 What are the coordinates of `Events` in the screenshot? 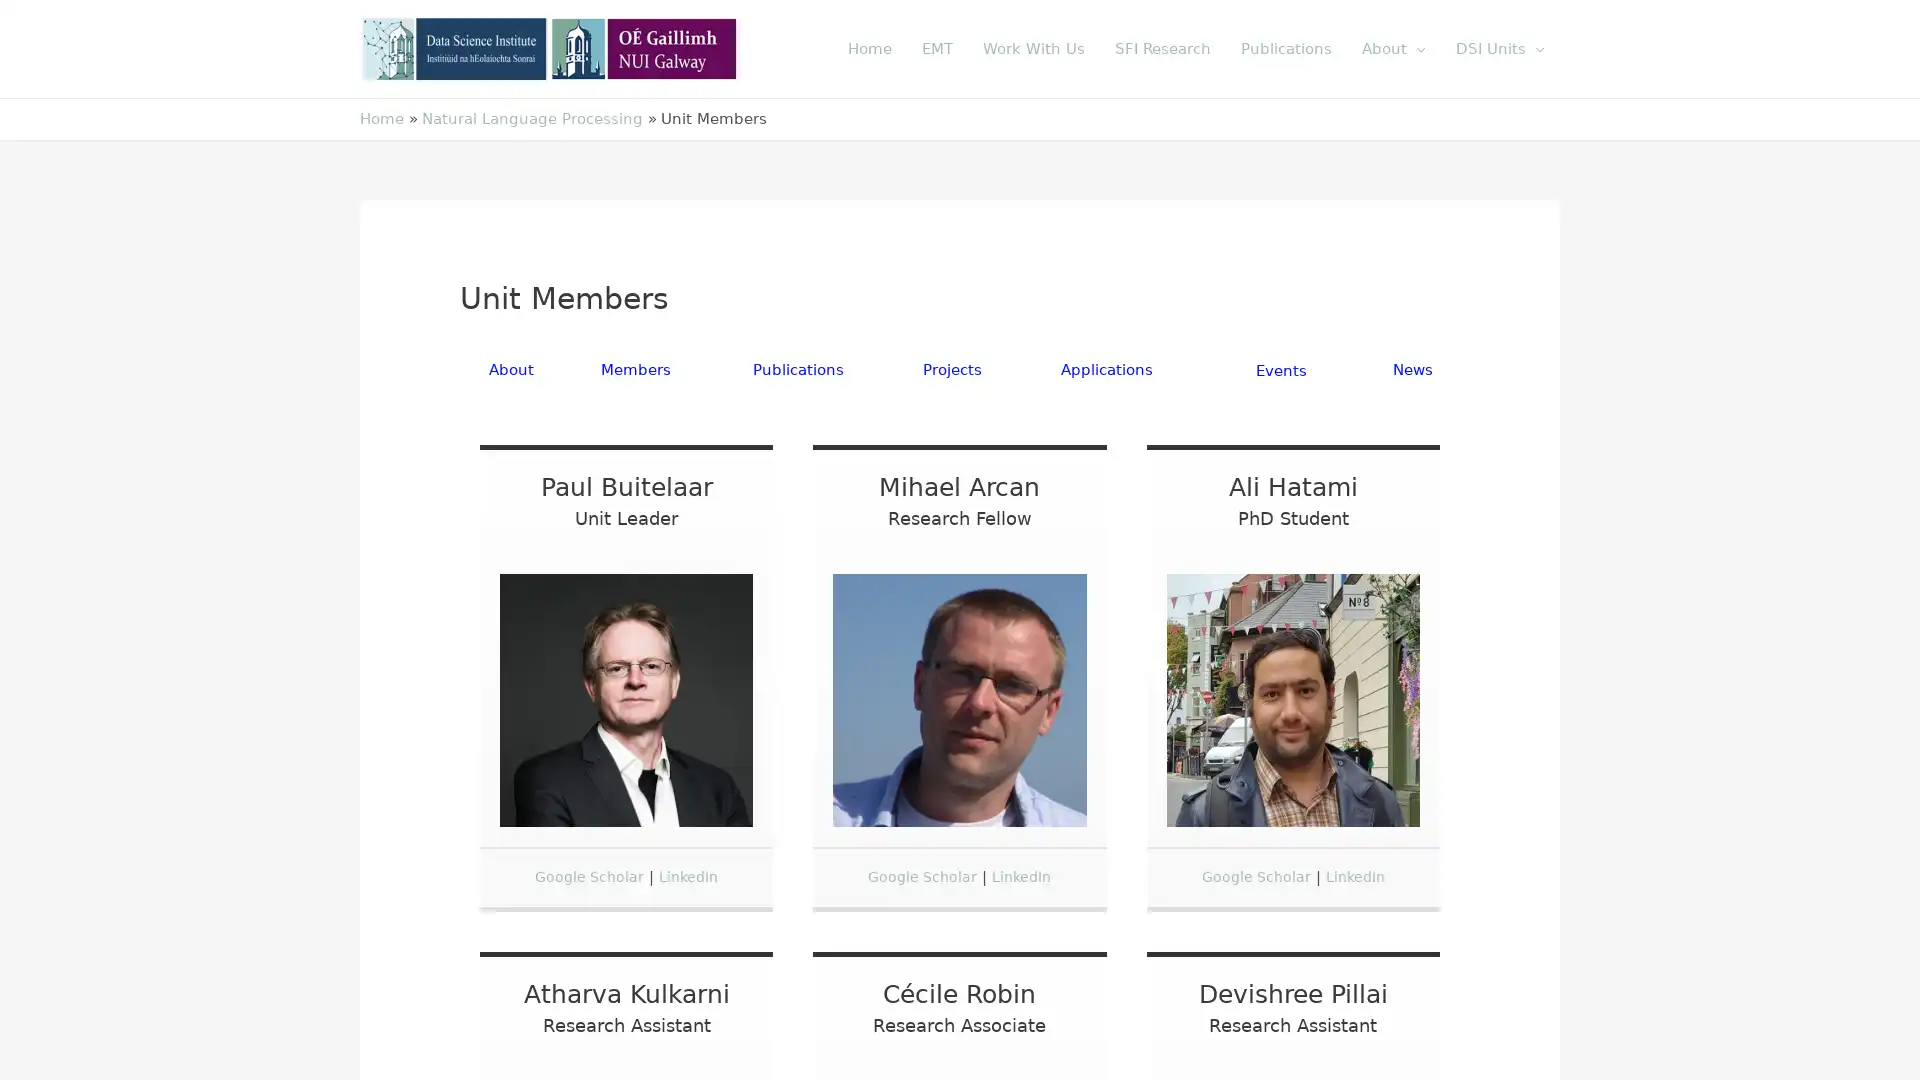 It's located at (1281, 370).